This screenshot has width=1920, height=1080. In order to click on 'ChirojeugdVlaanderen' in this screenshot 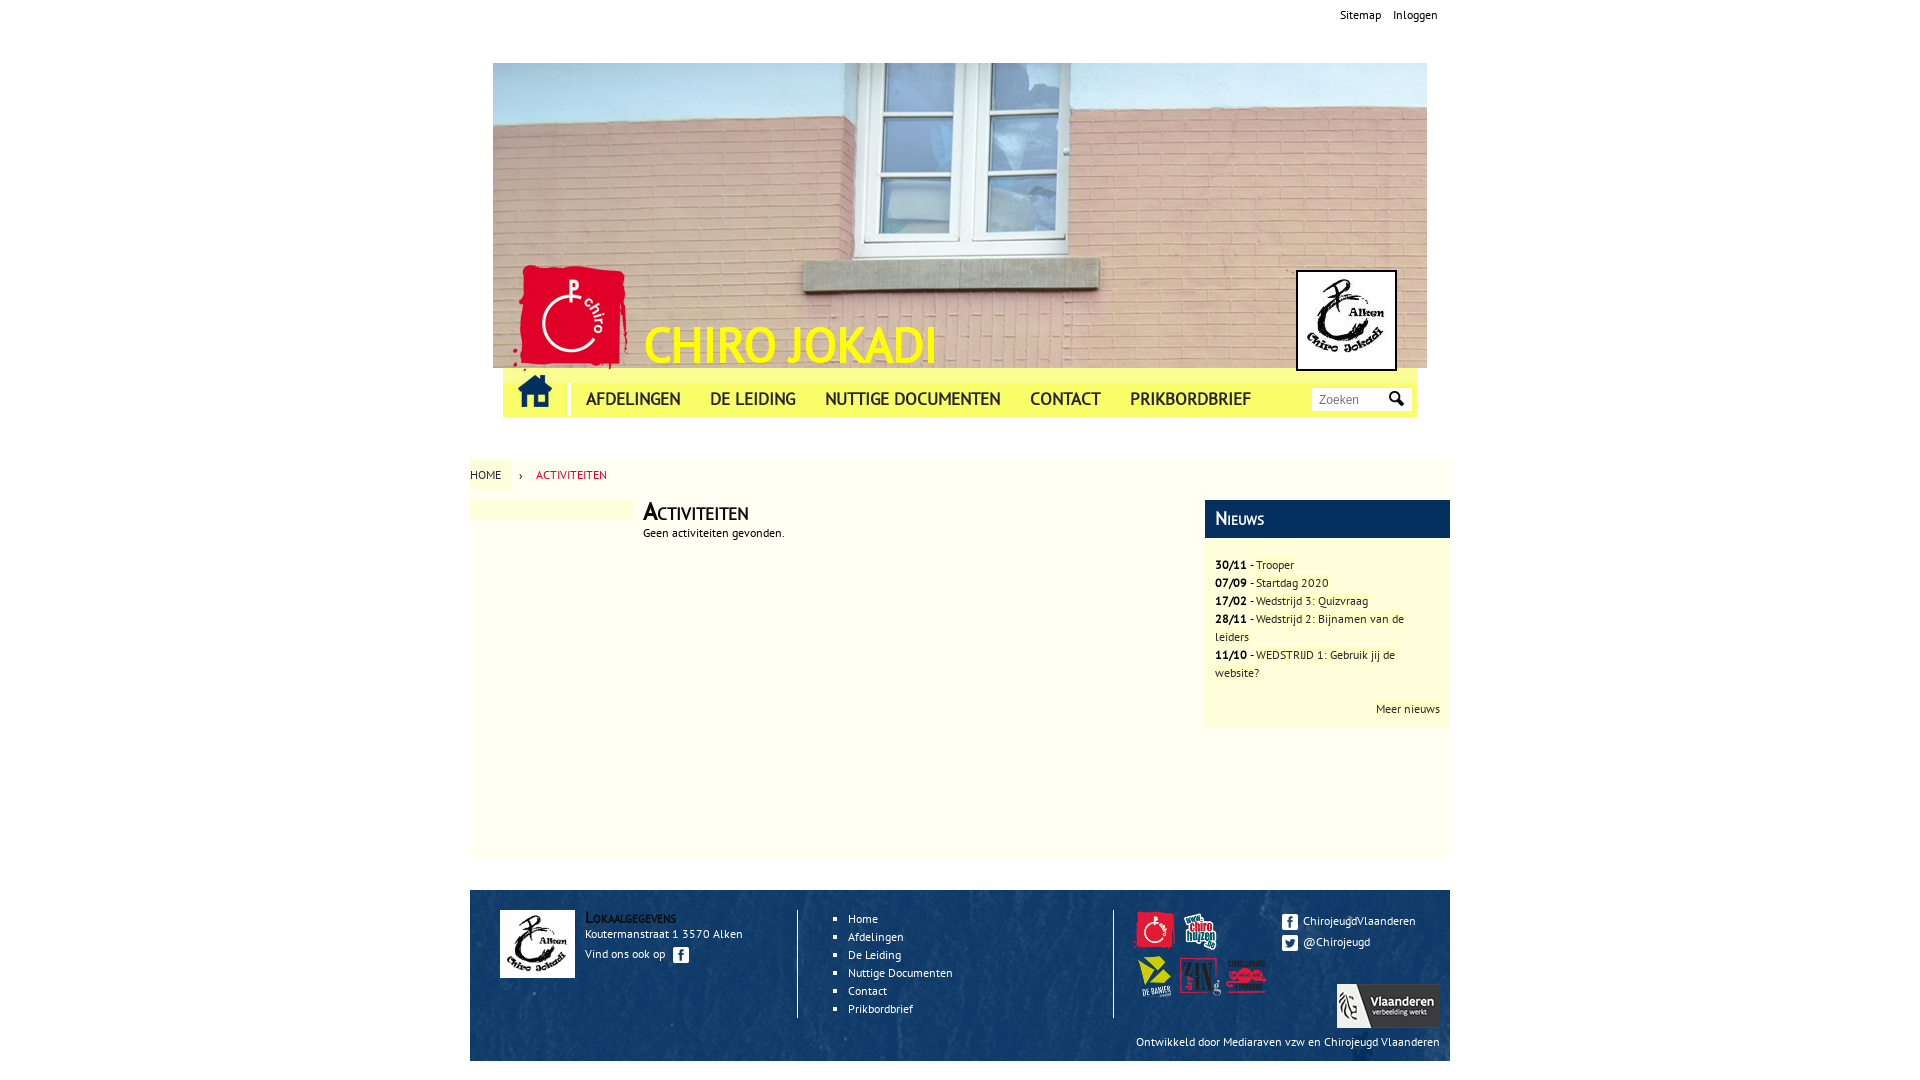, I will do `click(1281, 920)`.